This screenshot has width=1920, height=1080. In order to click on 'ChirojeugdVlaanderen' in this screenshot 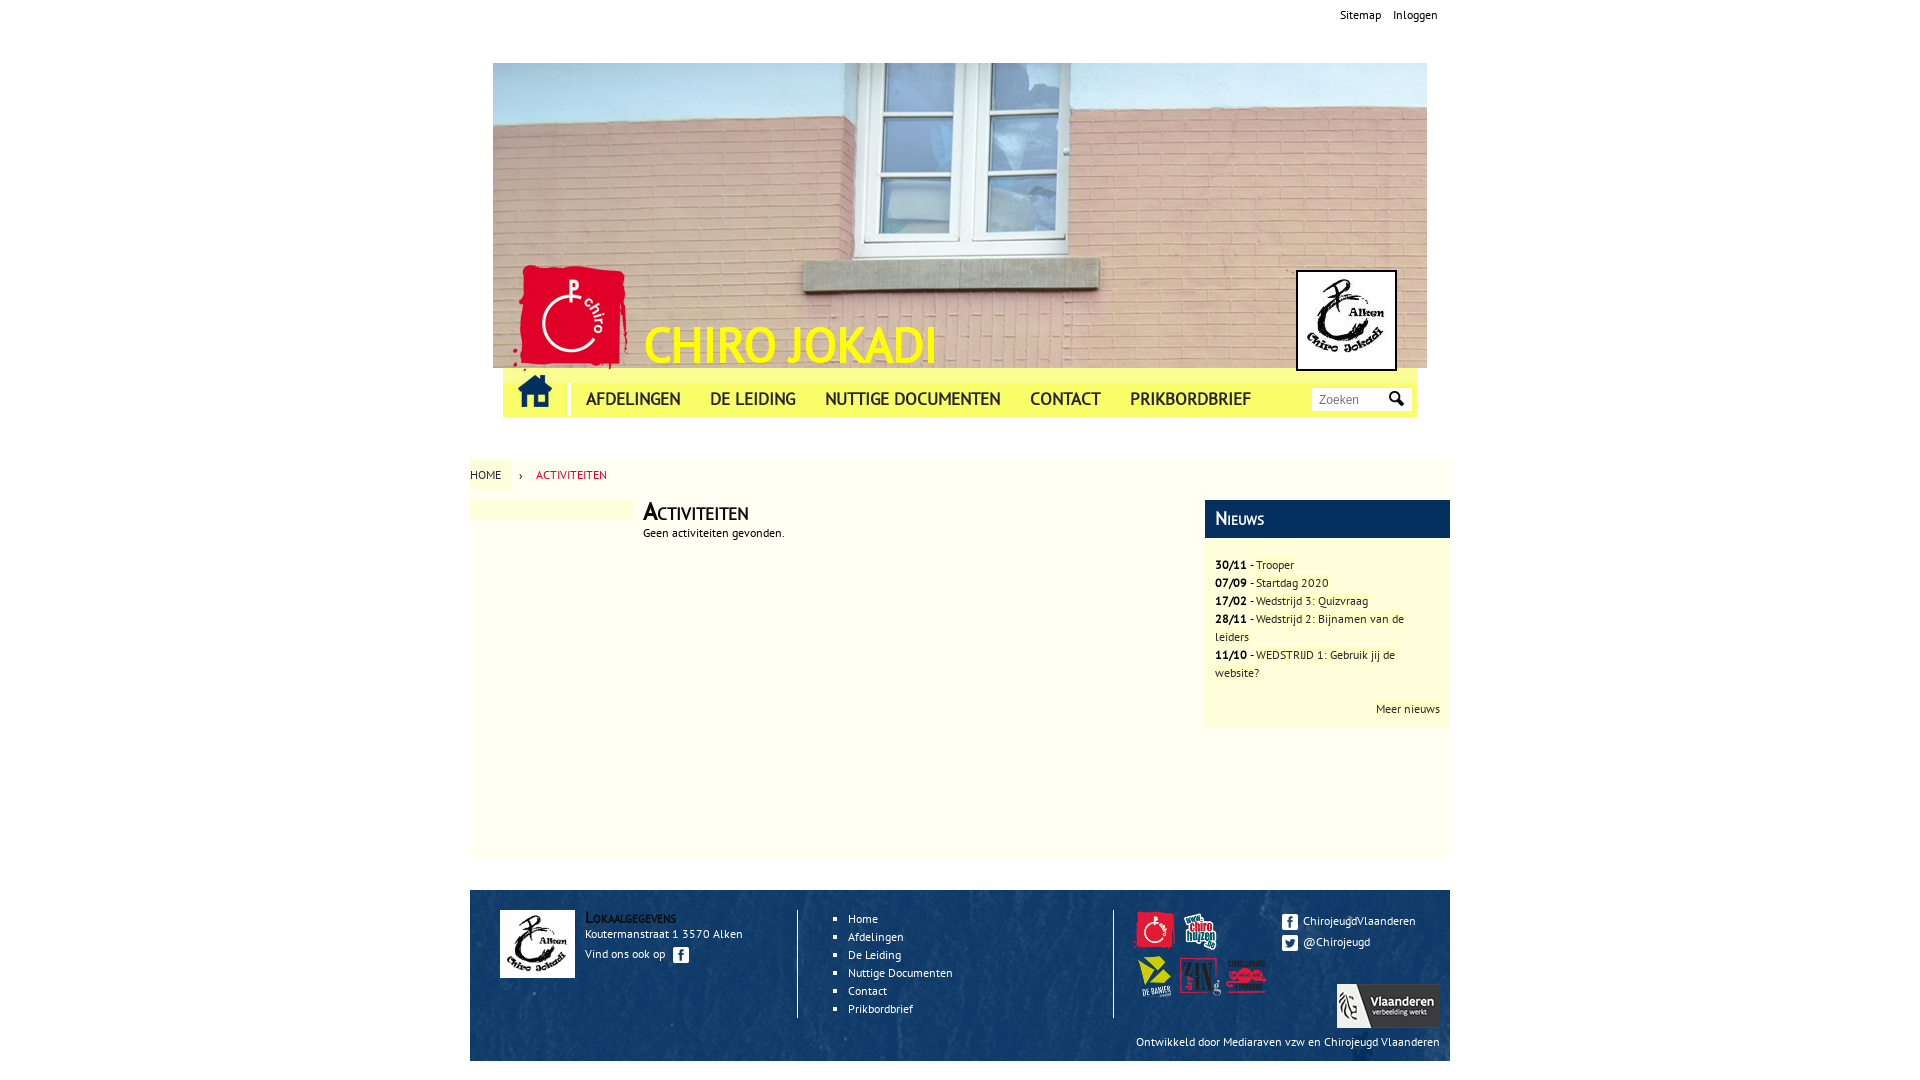, I will do `click(1281, 920)`.